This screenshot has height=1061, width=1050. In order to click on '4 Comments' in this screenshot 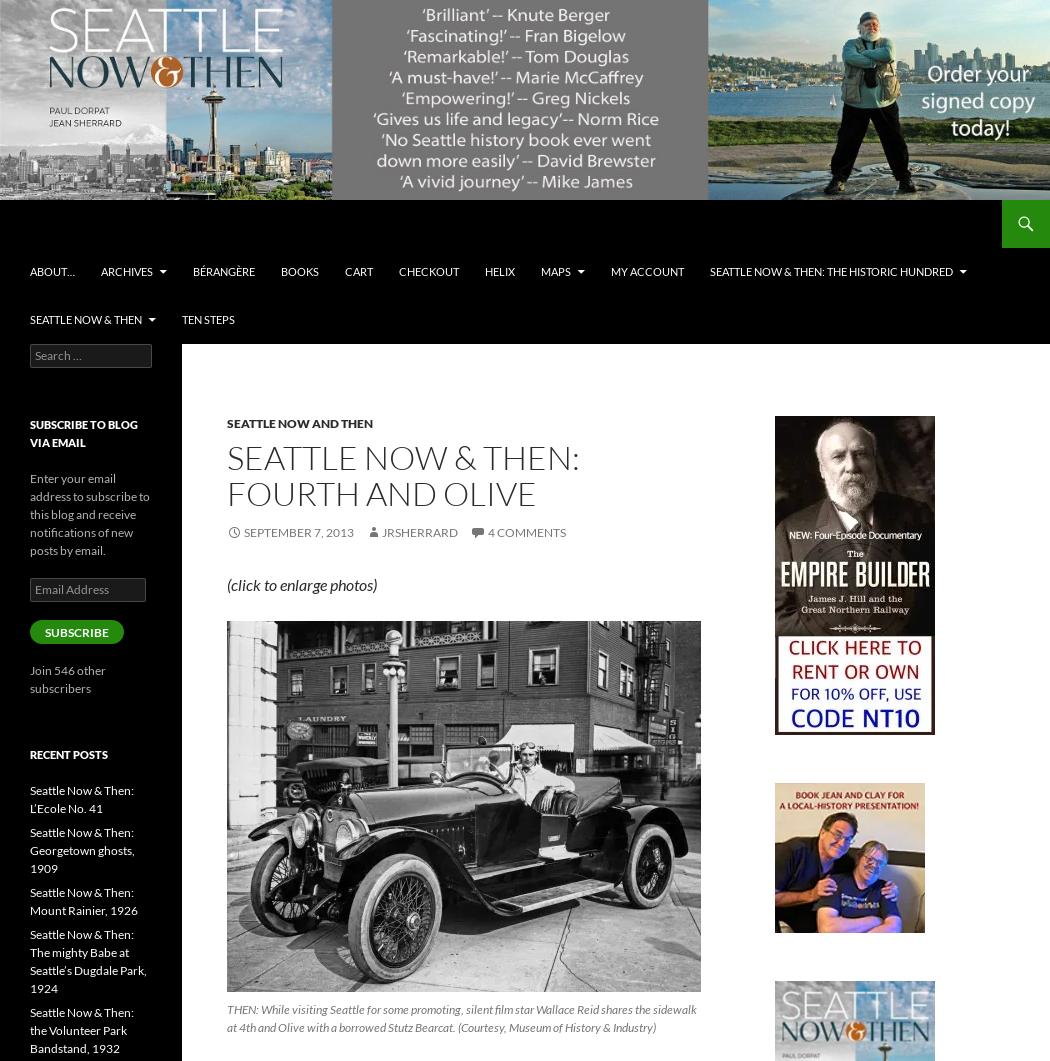, I will do `click(526, 531)`.